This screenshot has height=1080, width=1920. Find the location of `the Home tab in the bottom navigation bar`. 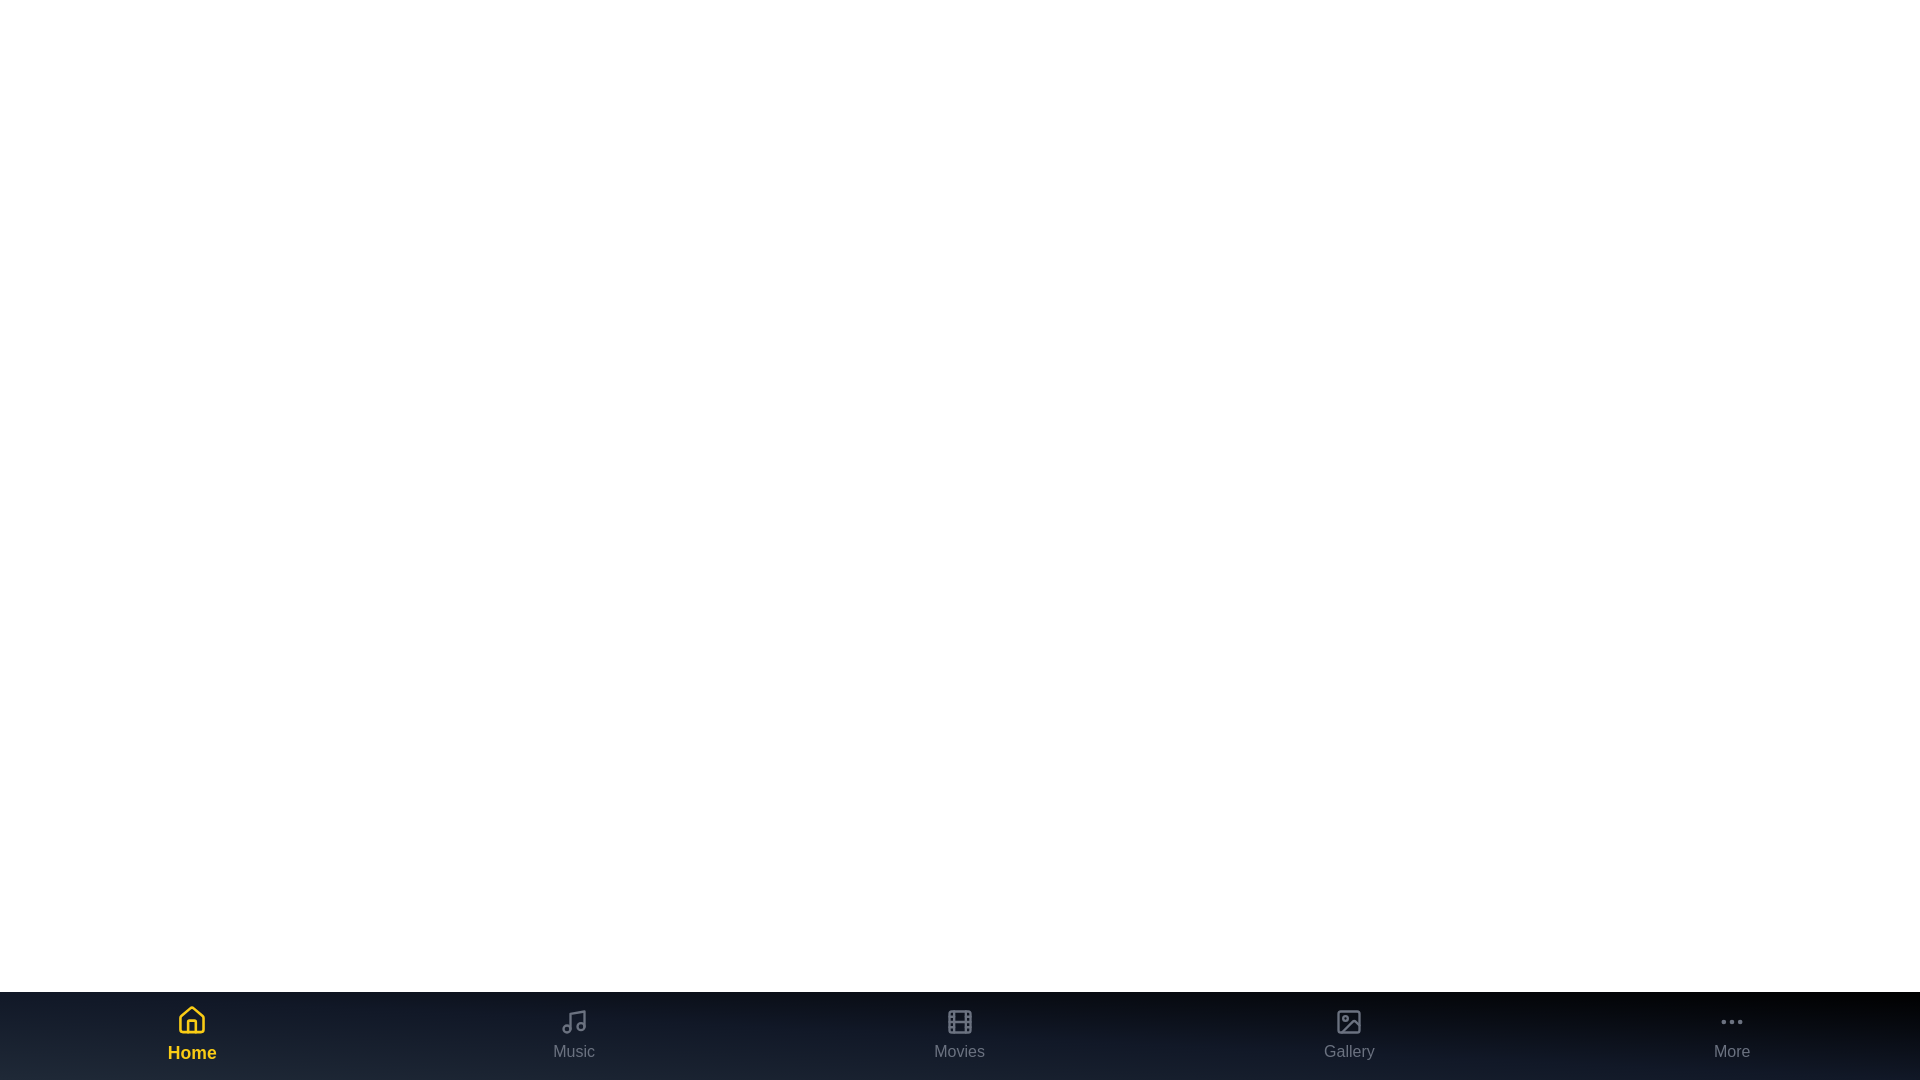

the Home tab in the bottom navigation bar is located at coordinates (191, 1035).